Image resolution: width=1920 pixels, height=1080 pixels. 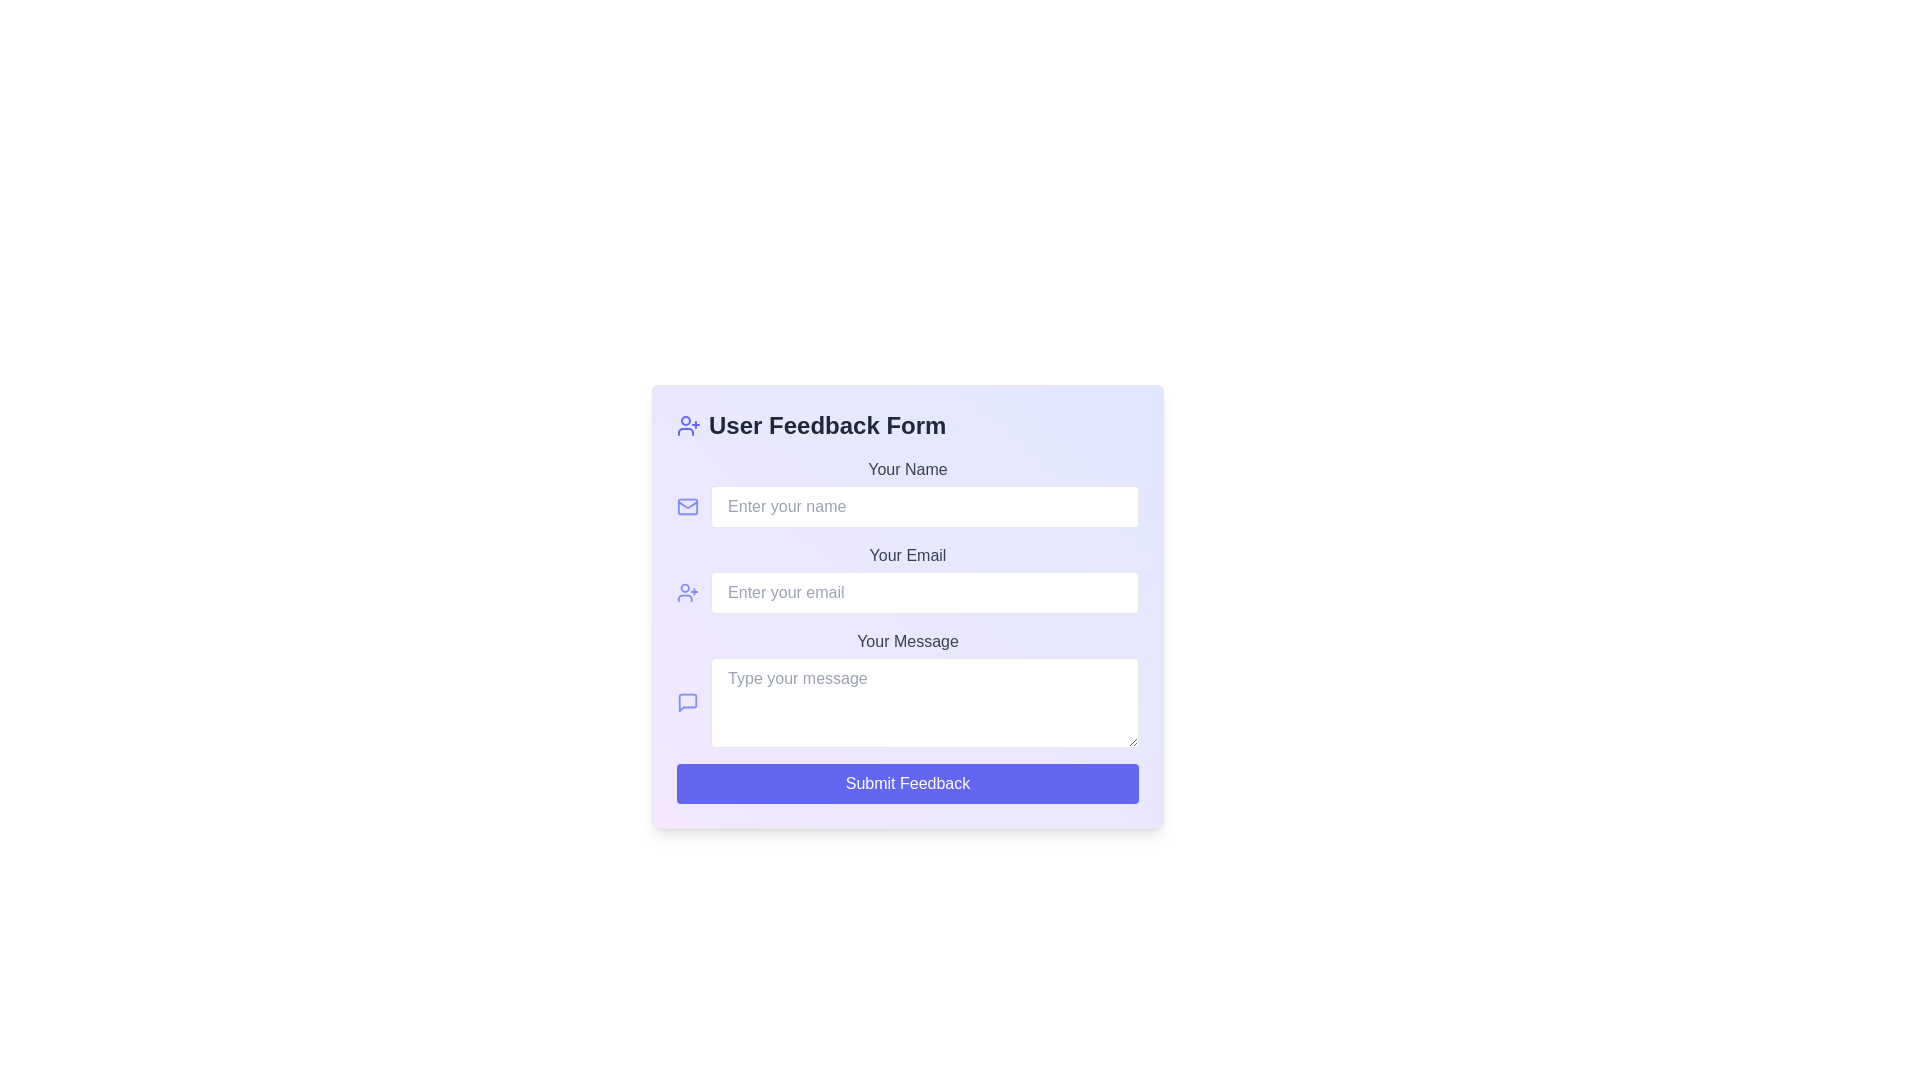 I want to click on the text label displaying 'Your Message' which is styled in soft gray color, located in the middle of the form beneath 'Your Email' and above the message input field, so click(x=906, y=641).